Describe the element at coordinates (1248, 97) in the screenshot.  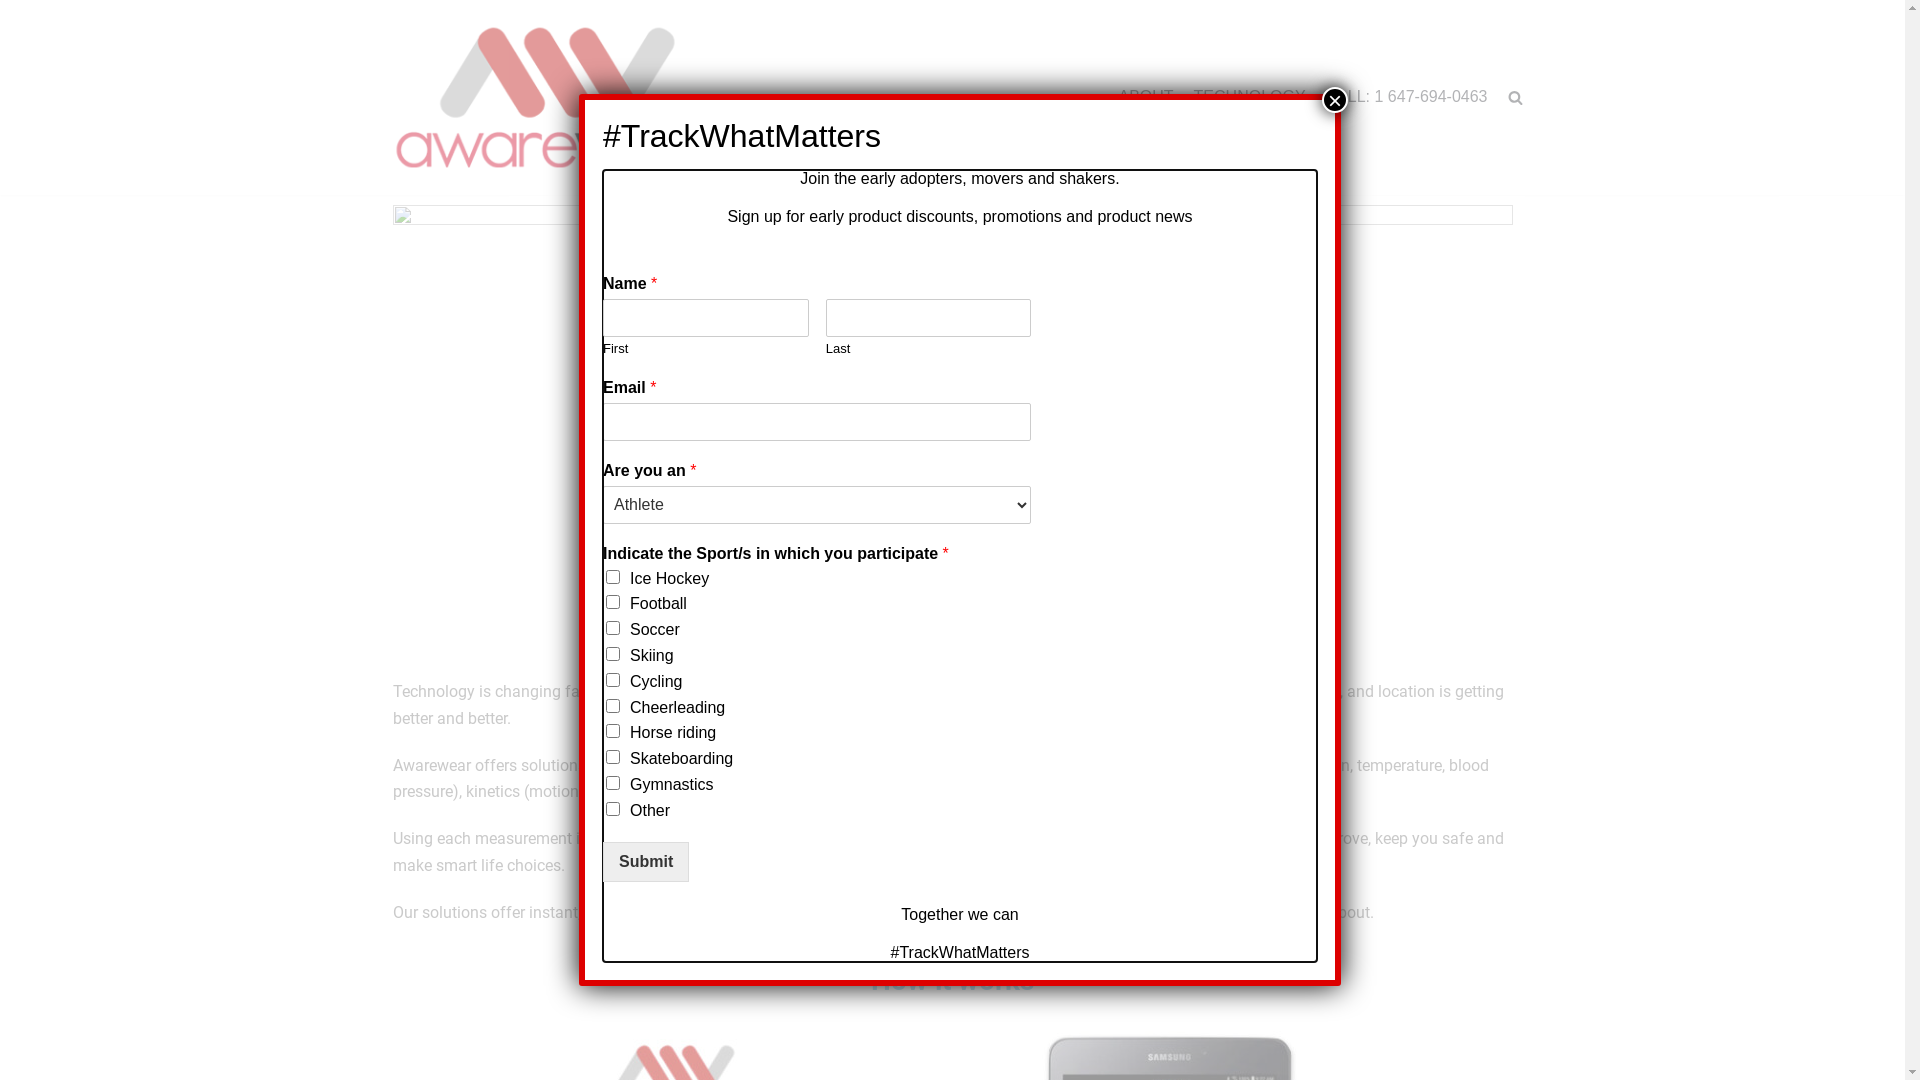
I see `'TECHNOLOGY'` at that location.